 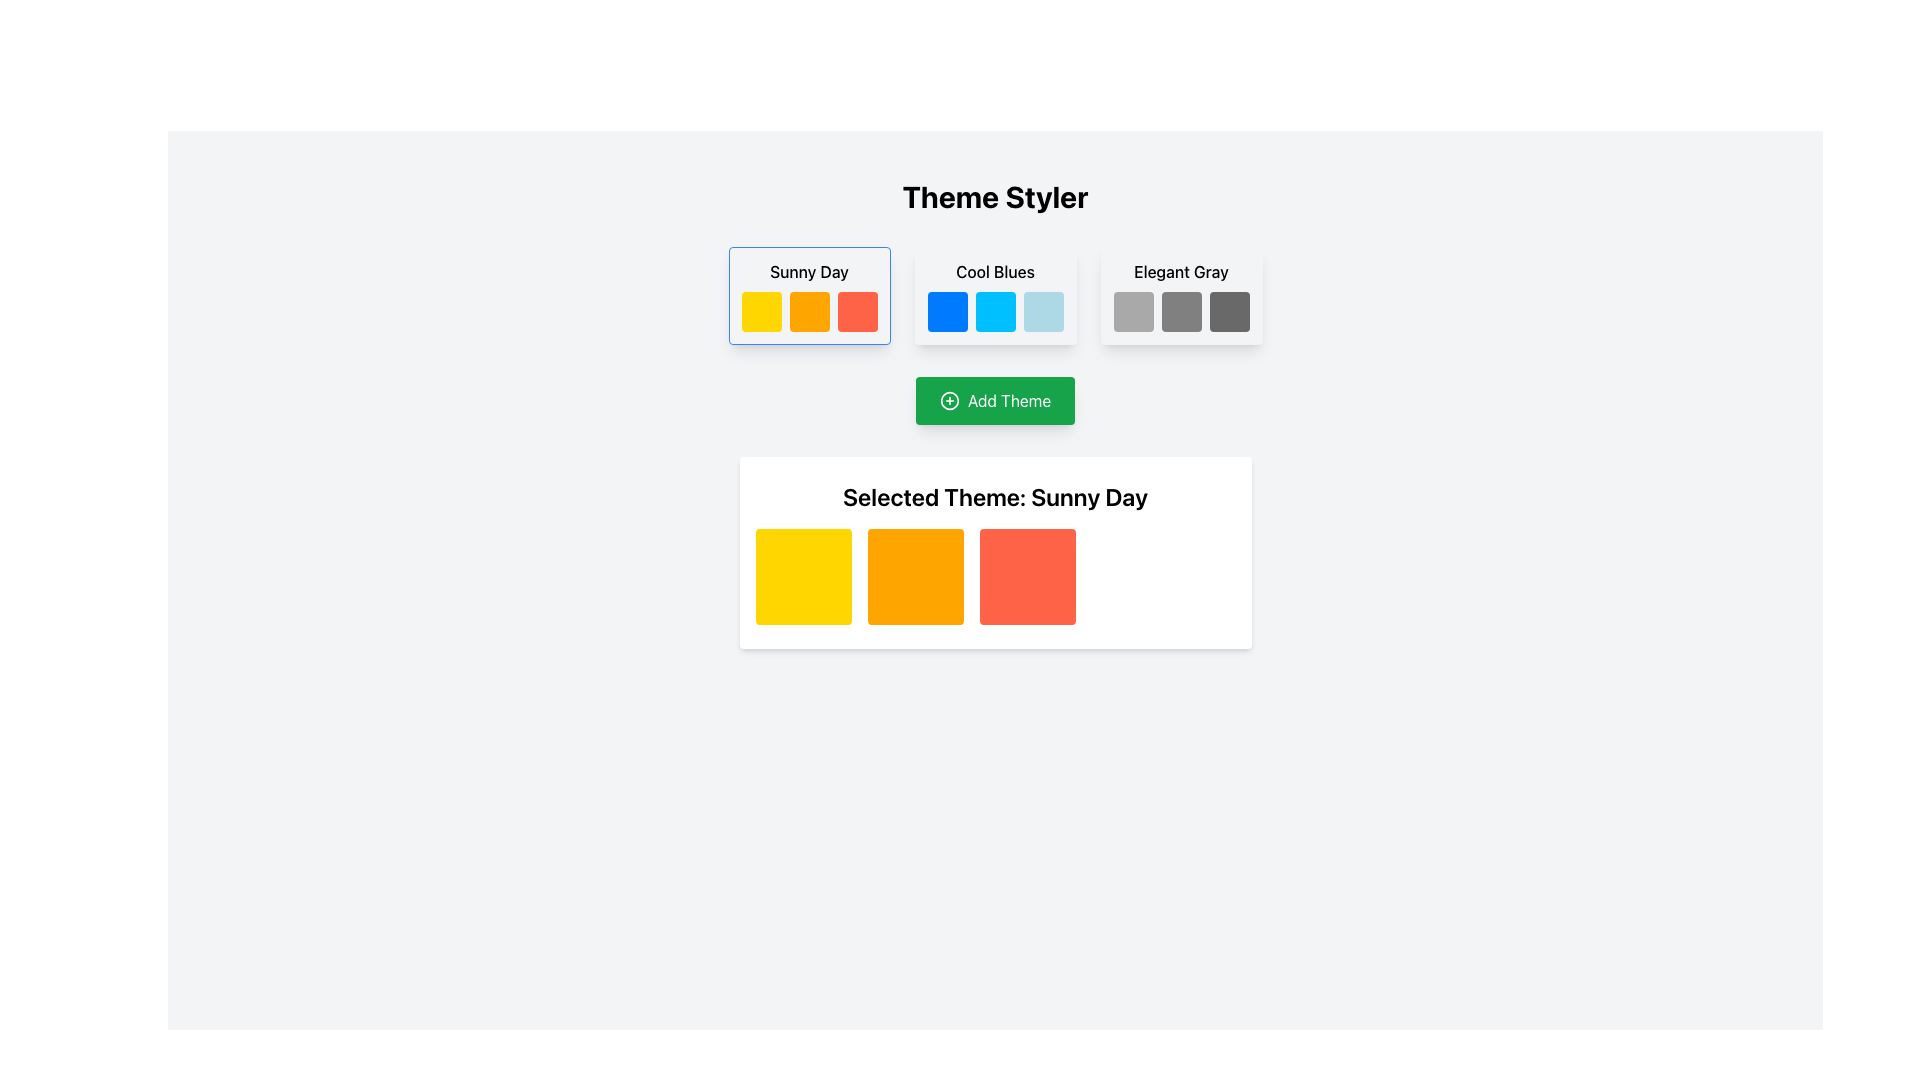 What do you see at coordinates (948, 401) in the screenshot?
I see `the green circular icon with a white plus sign, which is located inside the 'Add Theme' button` at bounding box center [948, 401].